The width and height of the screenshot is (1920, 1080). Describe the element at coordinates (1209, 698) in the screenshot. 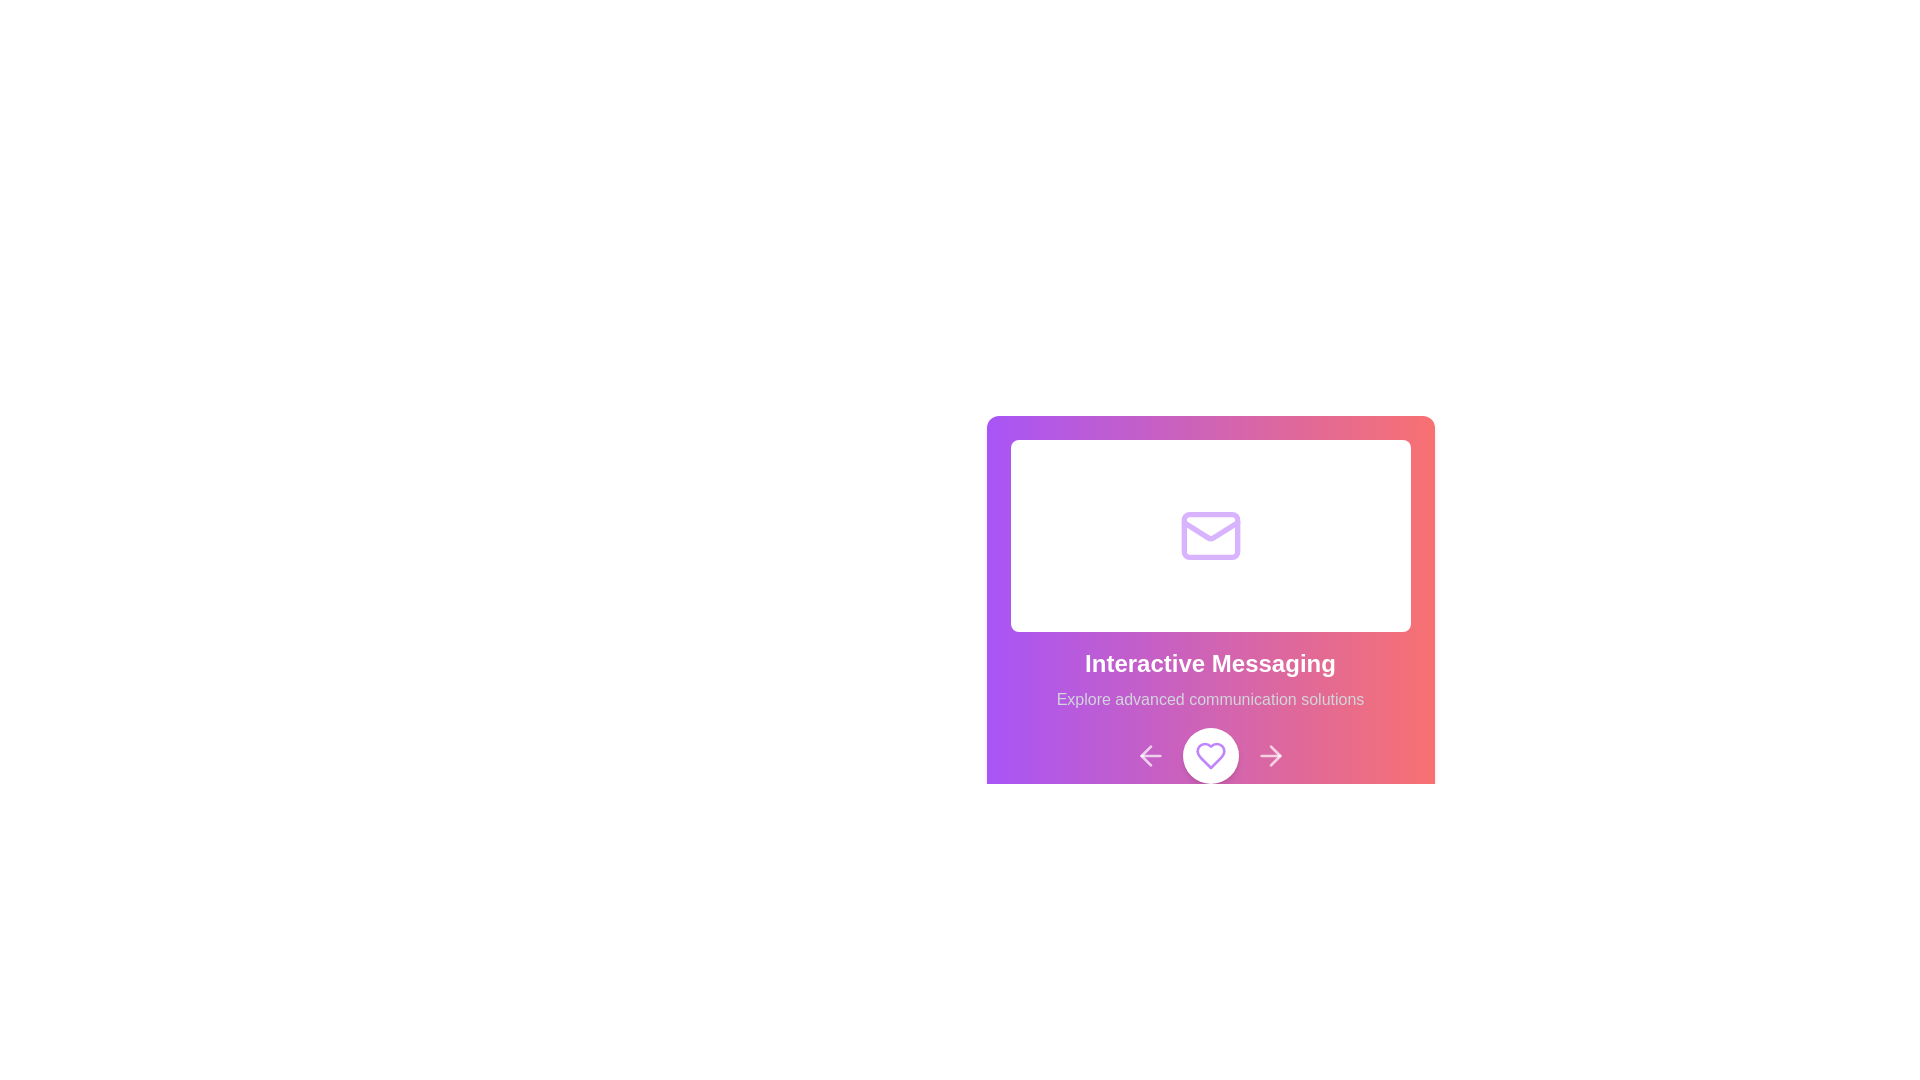

I see `the static text label displaying 'Explore advanced communication solutions' which is positioned below the bold text 'Interactive Messaging' in a light gray tone` at that location.